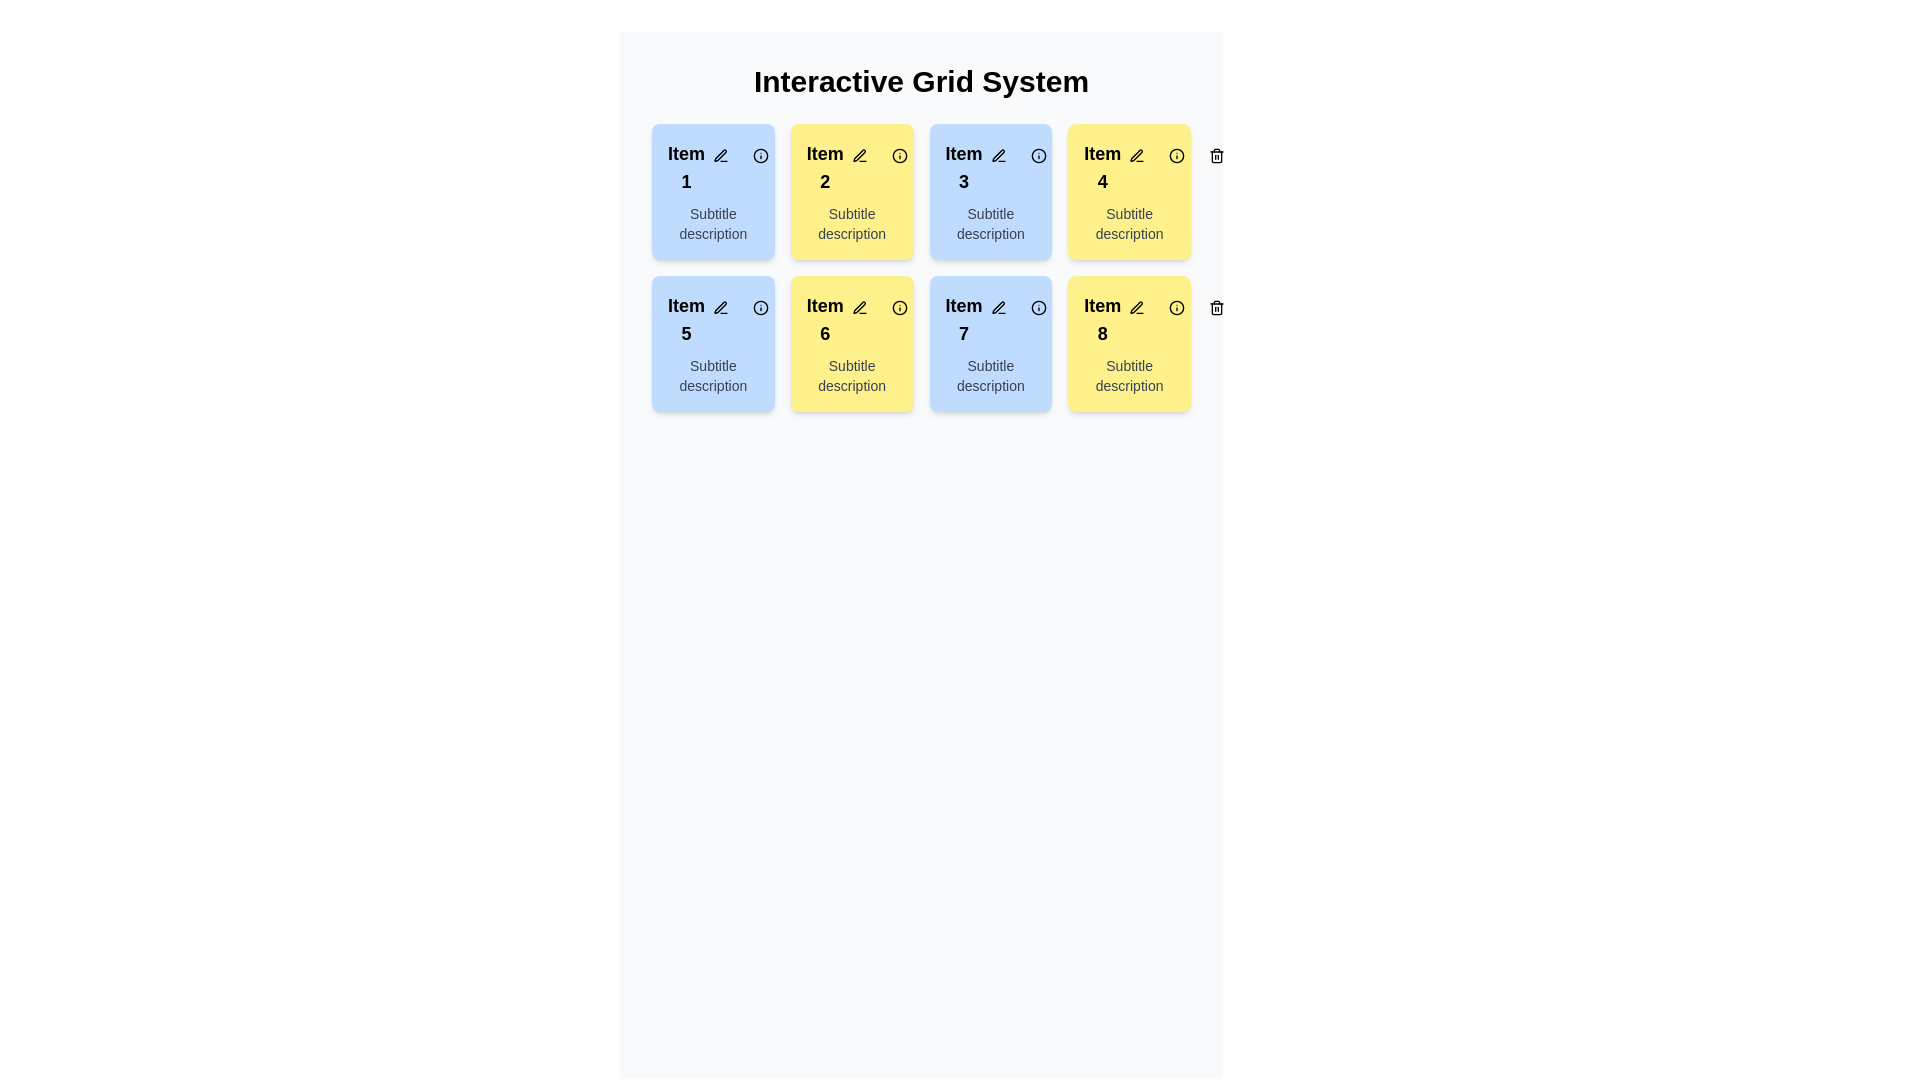 This screenshot has width=1920, height=1080. I want to click on the text label displaying 'Item 6', so click(825, 319).